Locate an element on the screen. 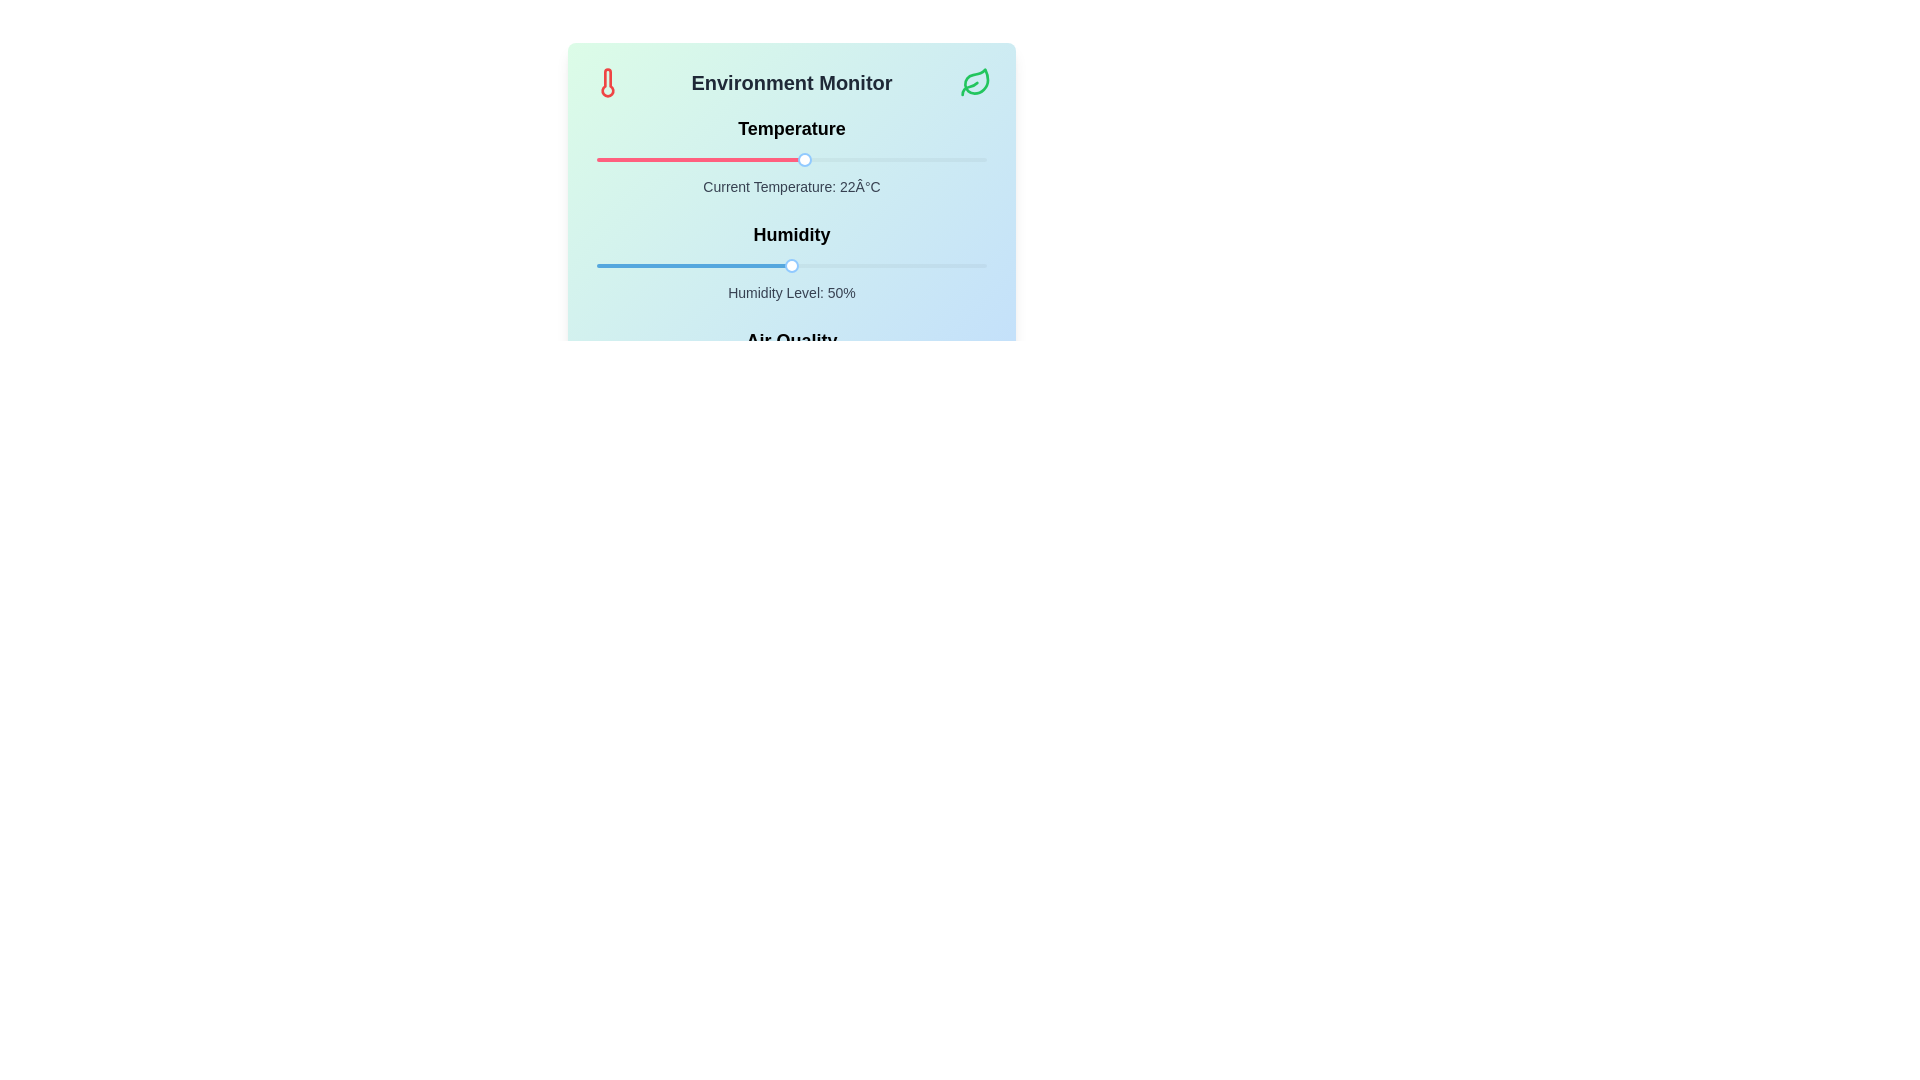  the temperature is located at coordinates (732, 158).